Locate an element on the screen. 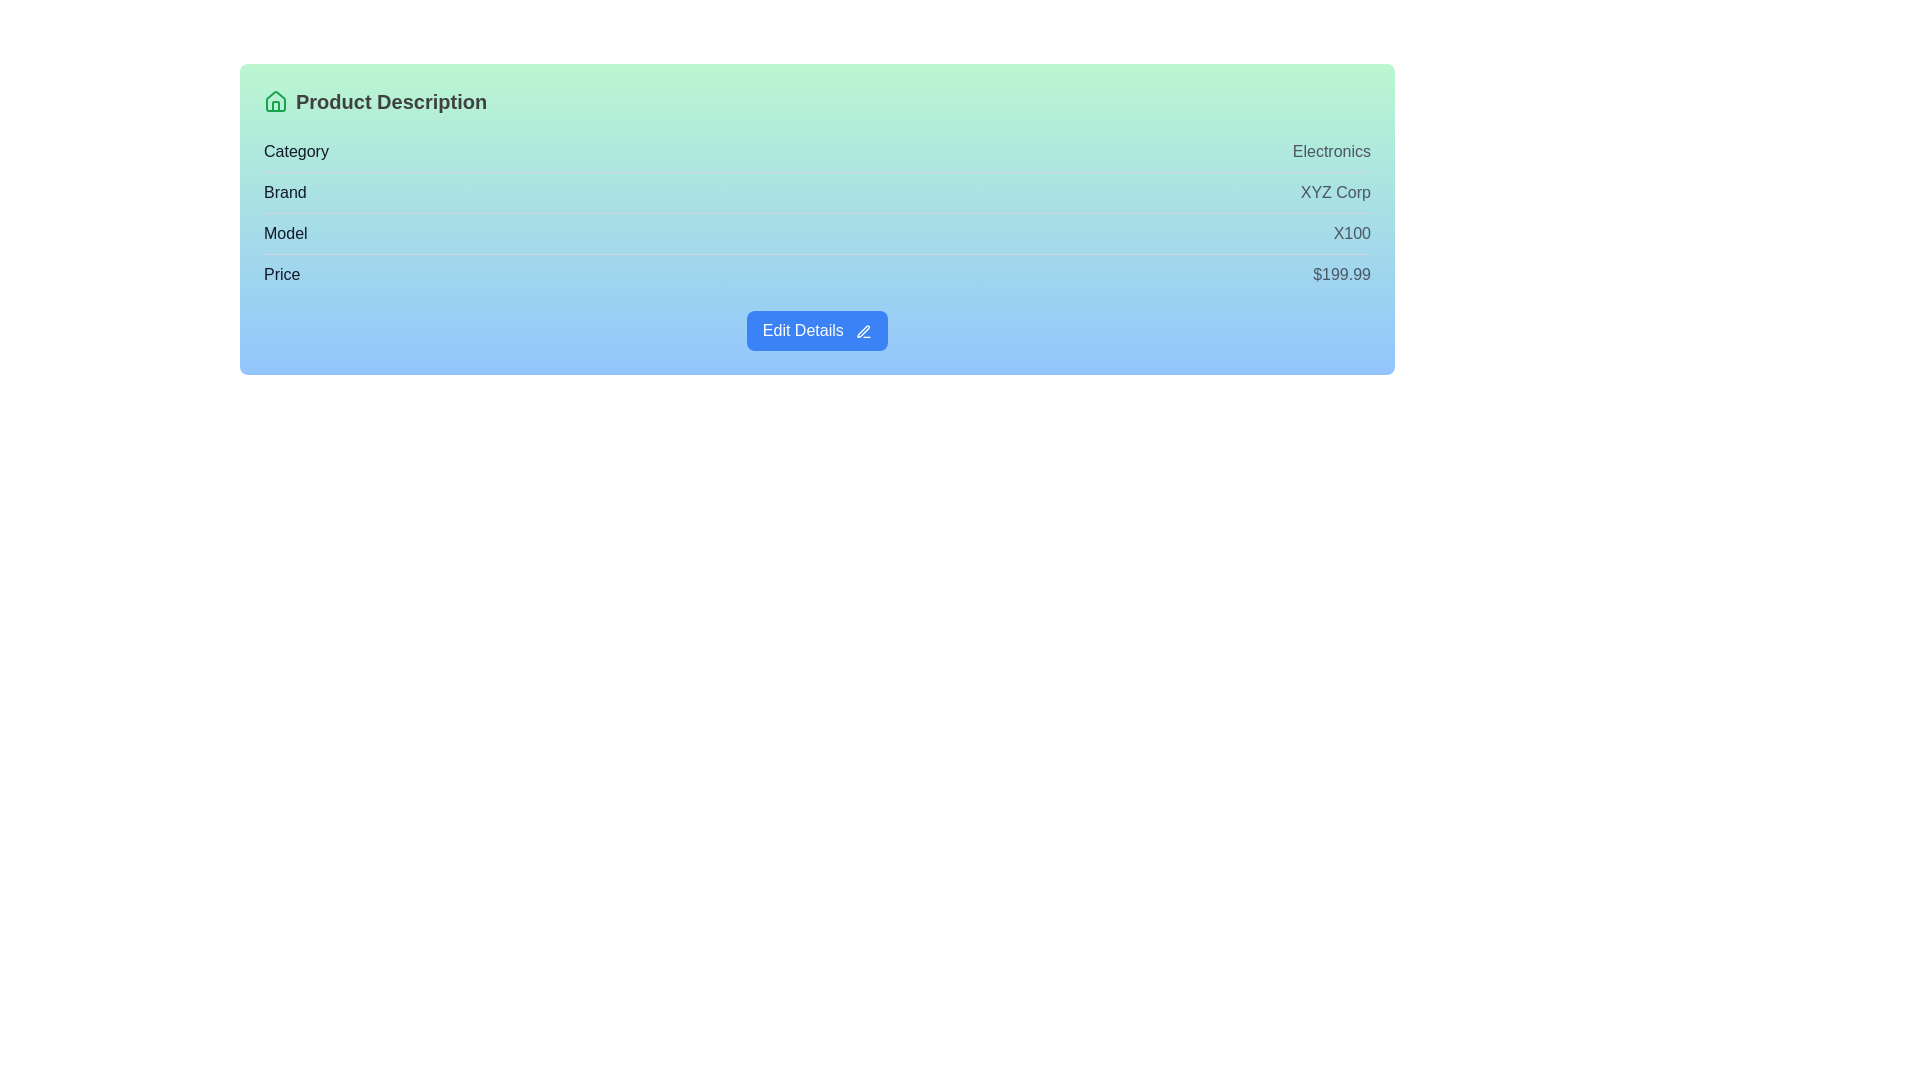 The image size is (1920, 1080). the pen icon located inside the blue button labeled 'Edit Details', which is positioned to the right of the text in the button is located at coordinates (864, 330).